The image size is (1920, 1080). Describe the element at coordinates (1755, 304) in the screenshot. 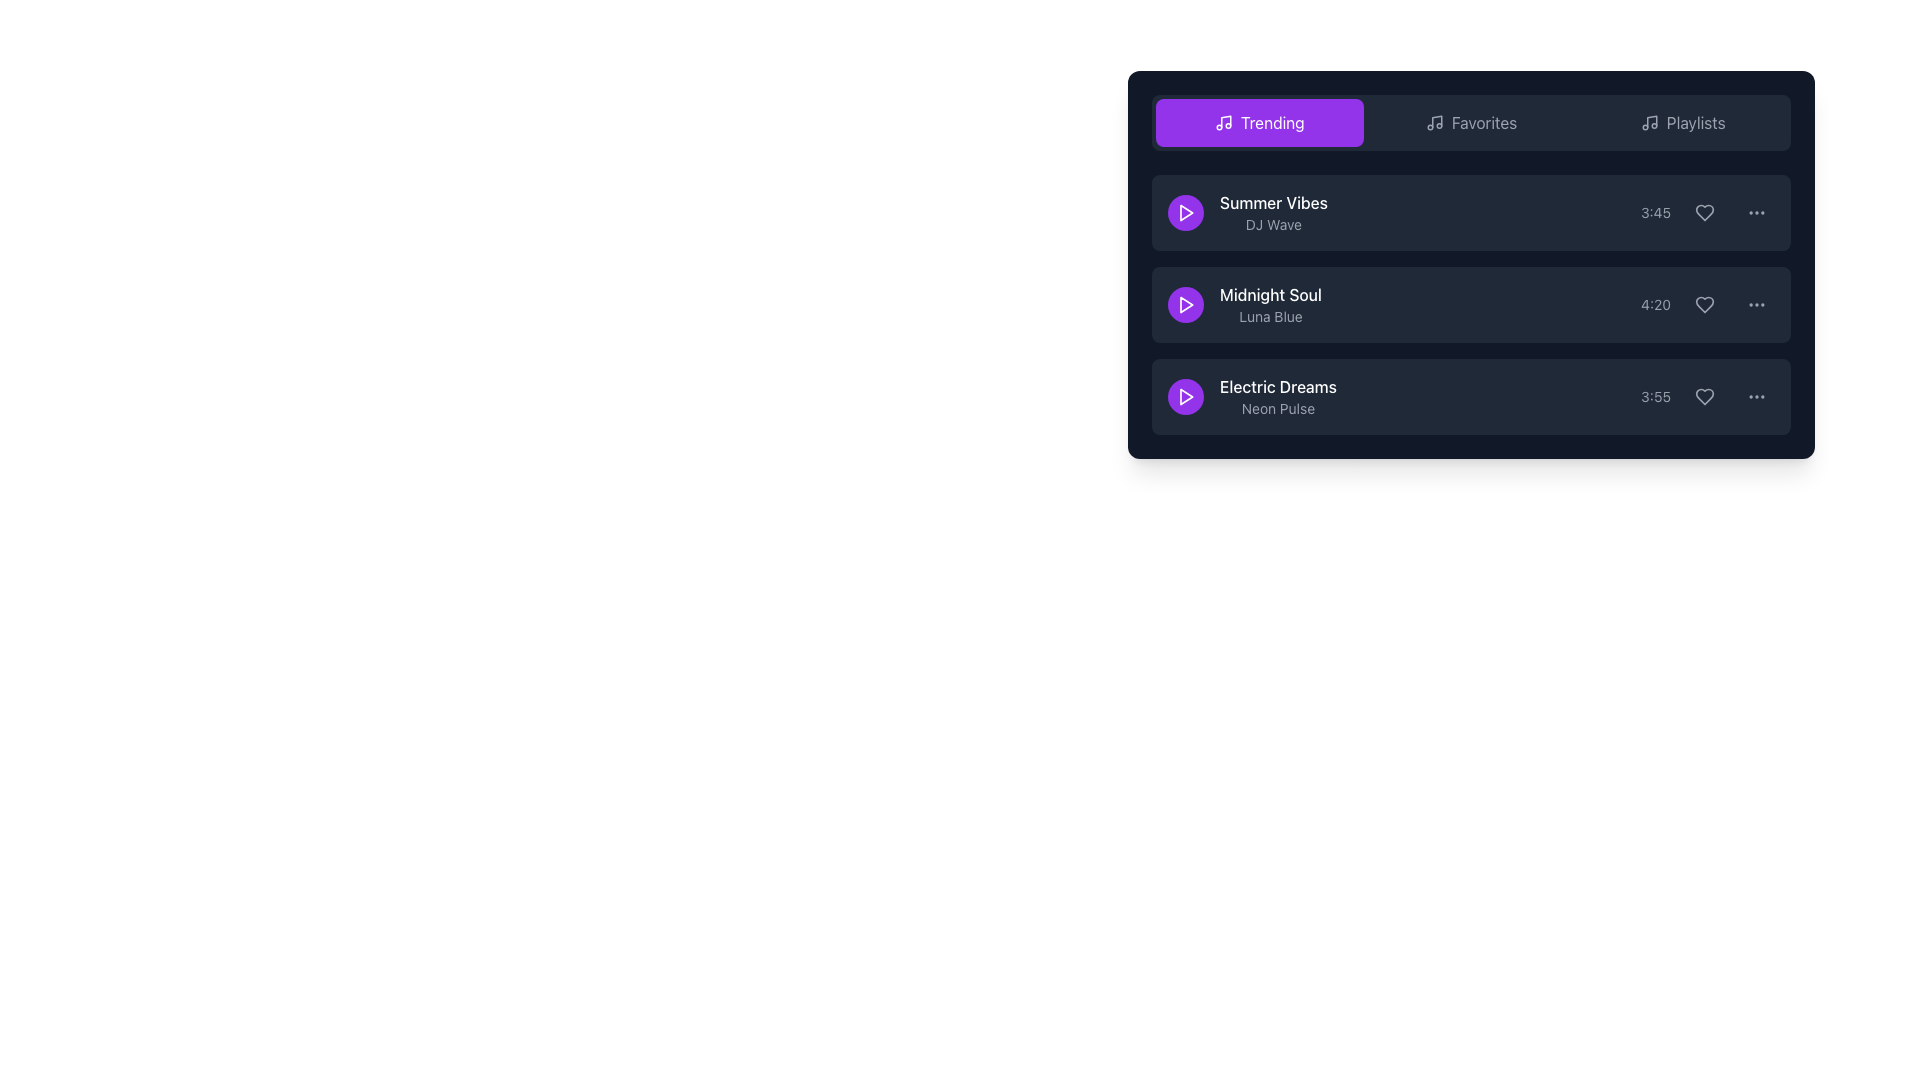

I see `the ellipsis icon located inside a clickable button styled as a rounded rectangle on the right end of the second row in the list` at that location.